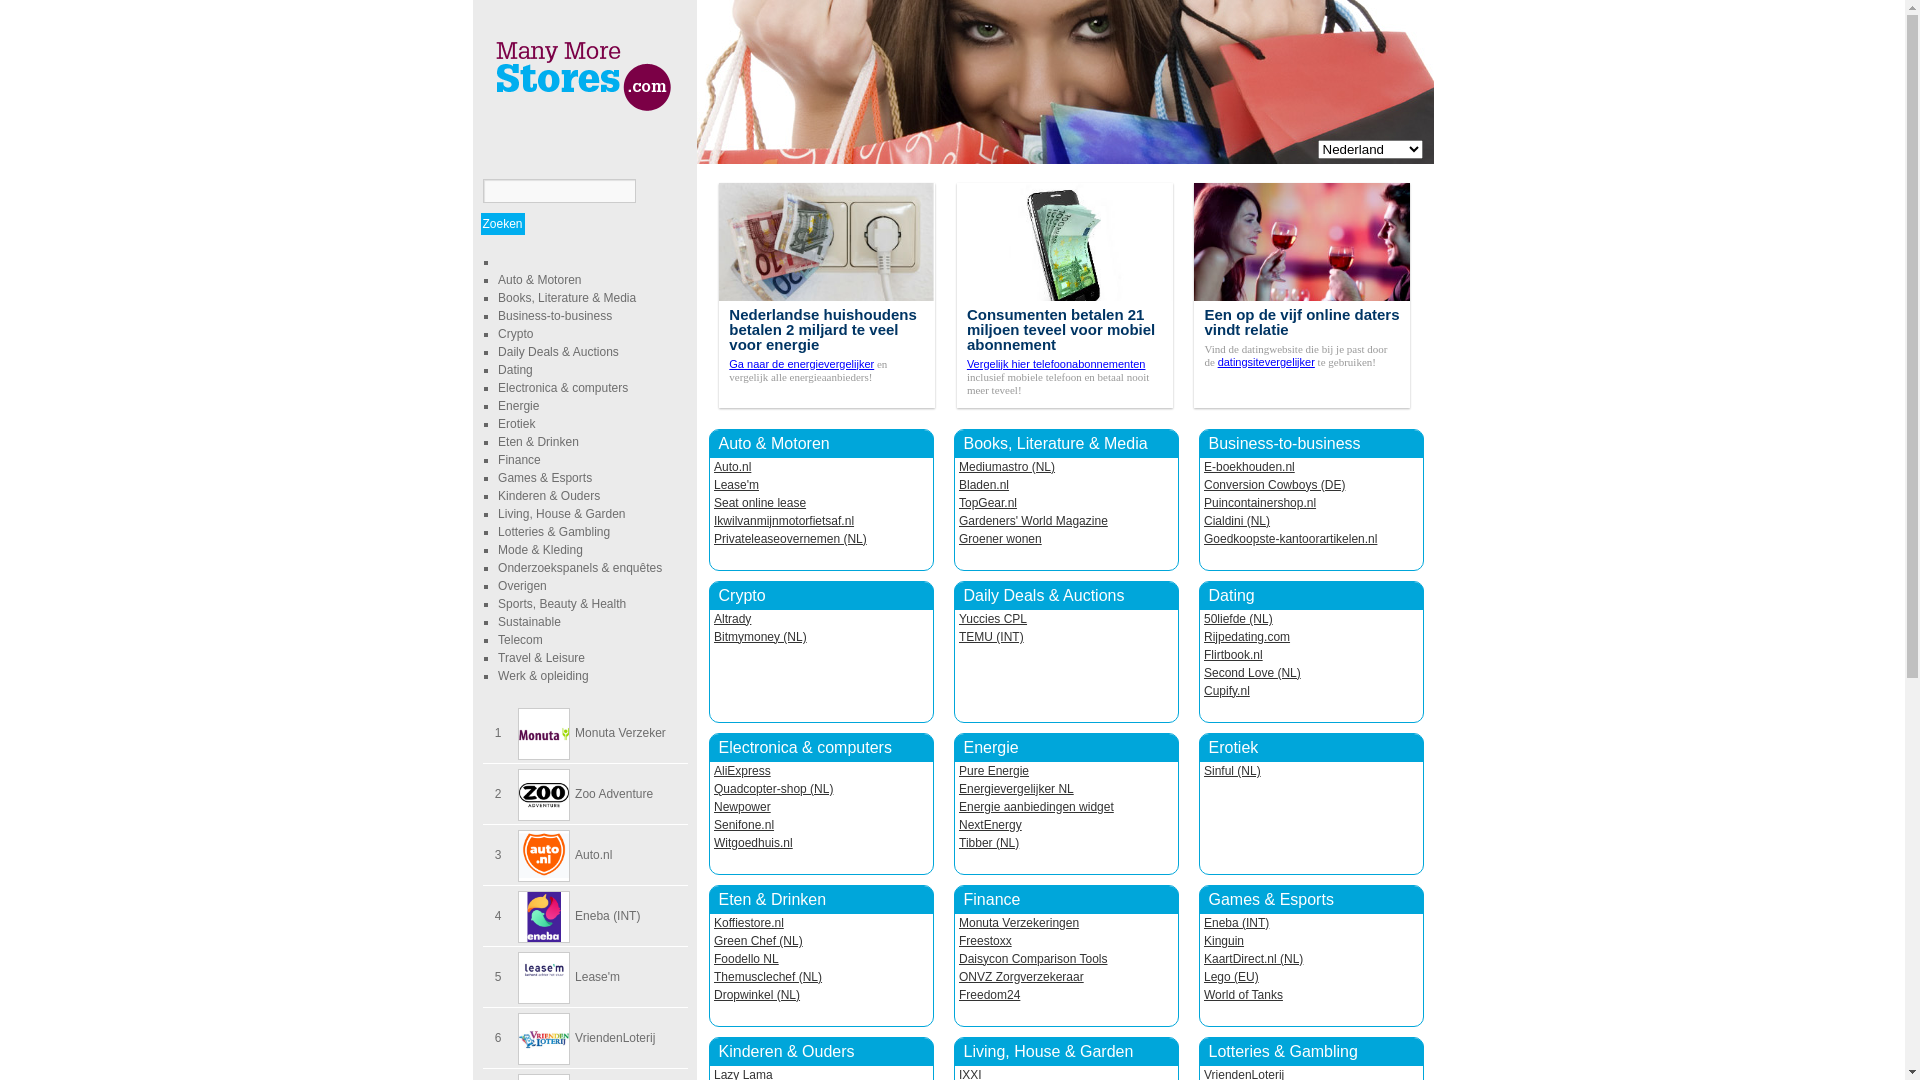 This screenshot has height=1080, width=1920. Describe the element at coordinates (752, 843) in the screenshot. I see `'Witgoedhuis.nl'` at that location.